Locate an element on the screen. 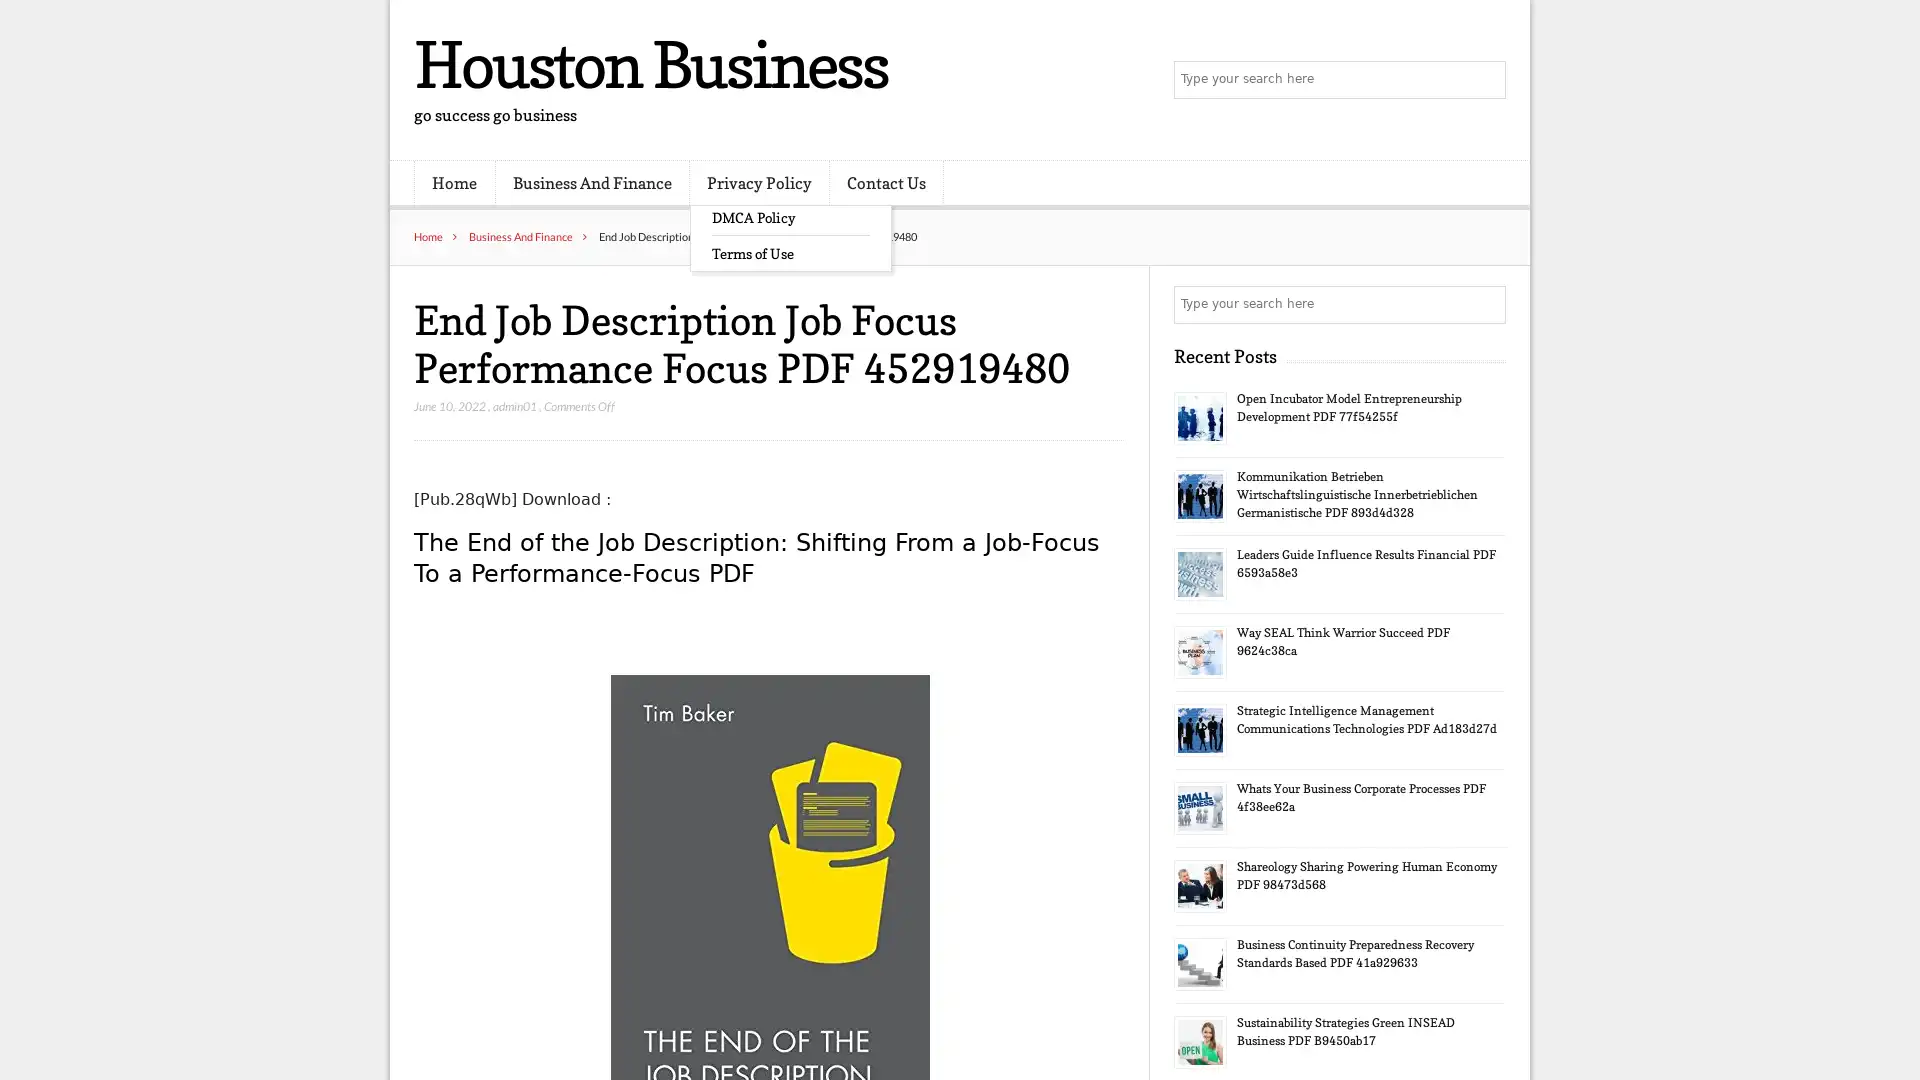  Search is located at coordinates (1485, 304).